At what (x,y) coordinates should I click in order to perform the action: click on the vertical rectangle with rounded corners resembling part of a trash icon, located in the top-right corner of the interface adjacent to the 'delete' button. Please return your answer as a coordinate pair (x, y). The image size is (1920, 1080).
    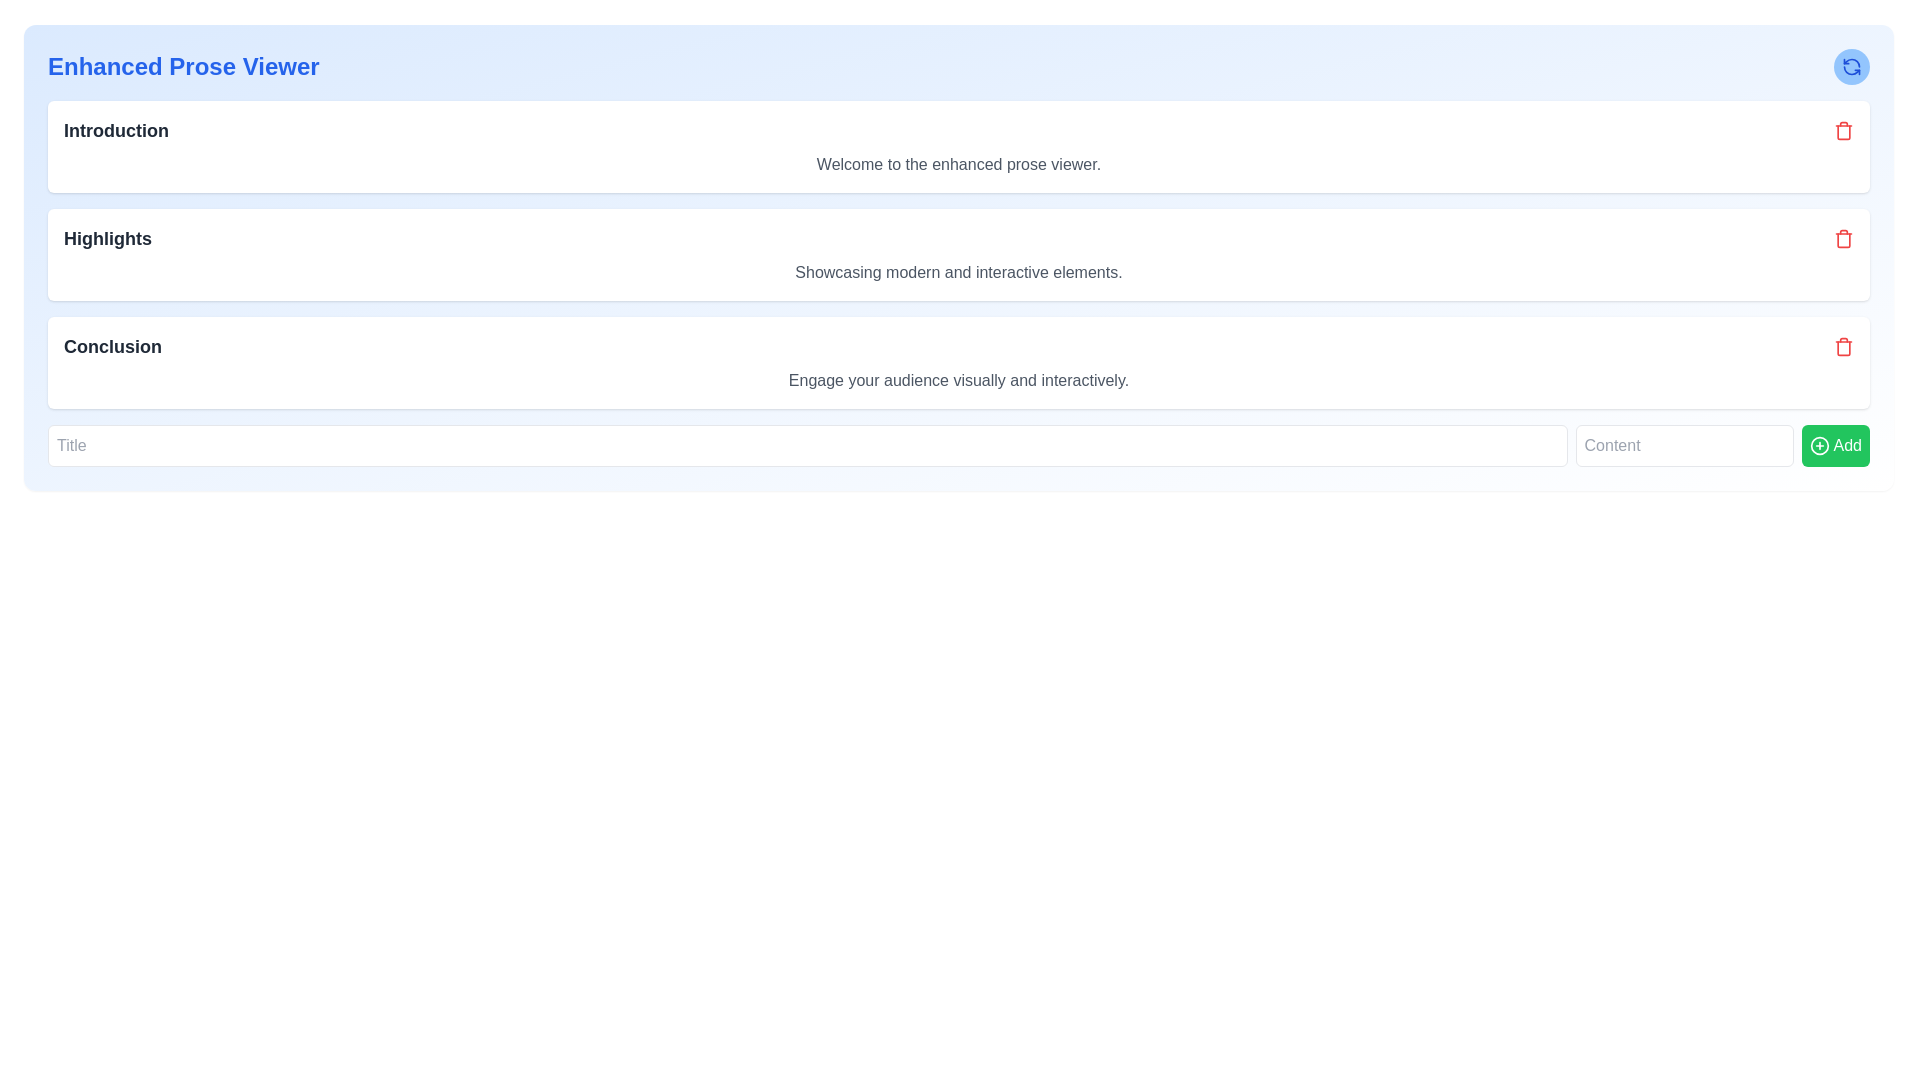
    Looking at the image, I should click on (1842, 131).